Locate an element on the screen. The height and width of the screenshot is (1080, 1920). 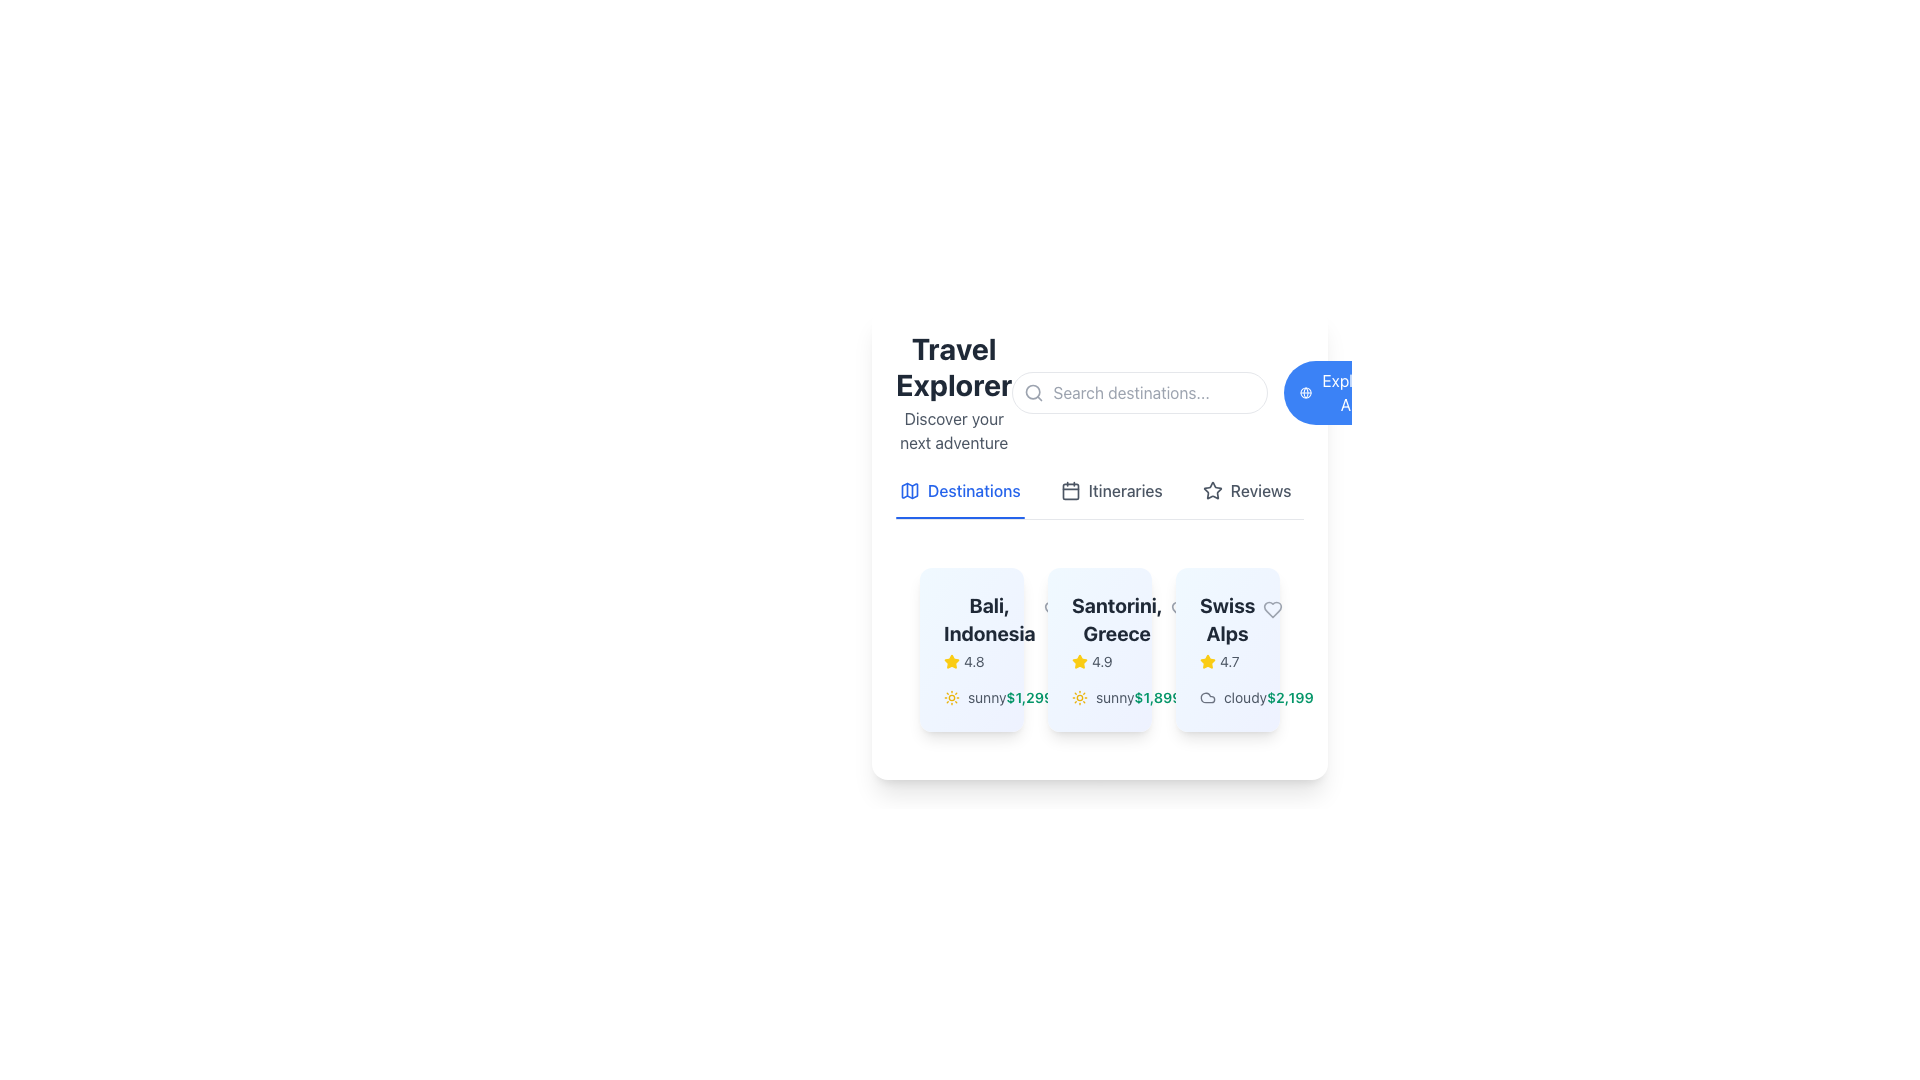
the small blue globe icon located on the left side of the 'Explore All' button, which is positioned at the top-right corner of the interface is located at coordinates (1306, 393).